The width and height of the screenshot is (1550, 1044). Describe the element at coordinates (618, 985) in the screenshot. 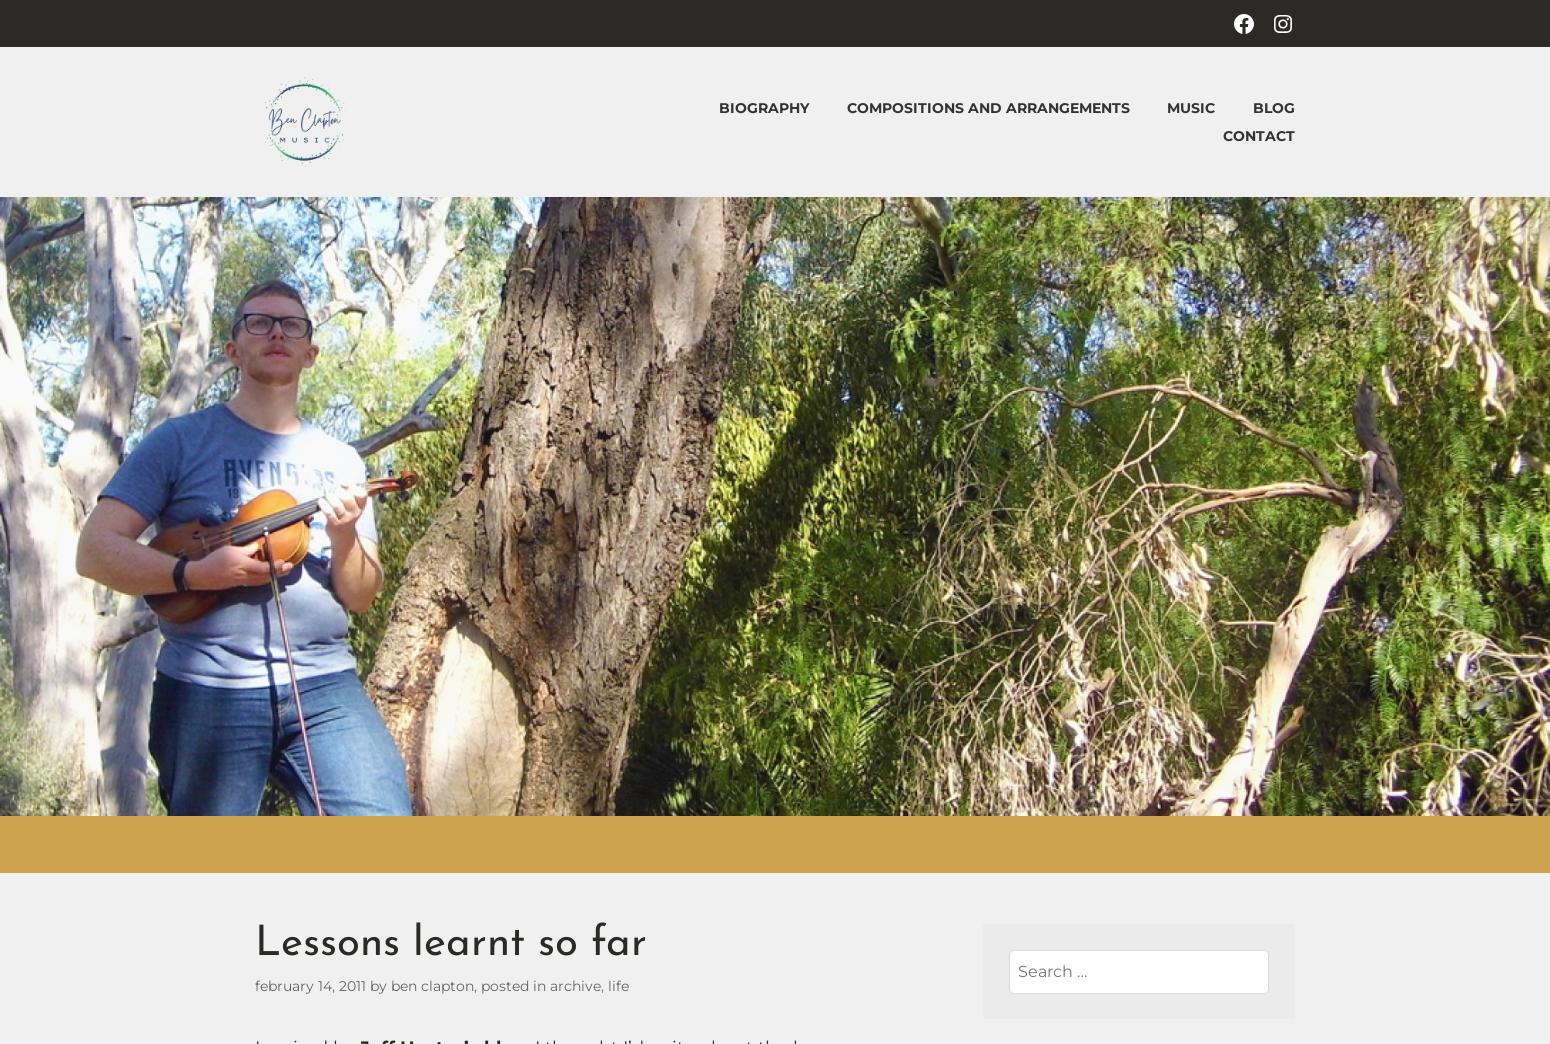

I see `'Life'` at that location.